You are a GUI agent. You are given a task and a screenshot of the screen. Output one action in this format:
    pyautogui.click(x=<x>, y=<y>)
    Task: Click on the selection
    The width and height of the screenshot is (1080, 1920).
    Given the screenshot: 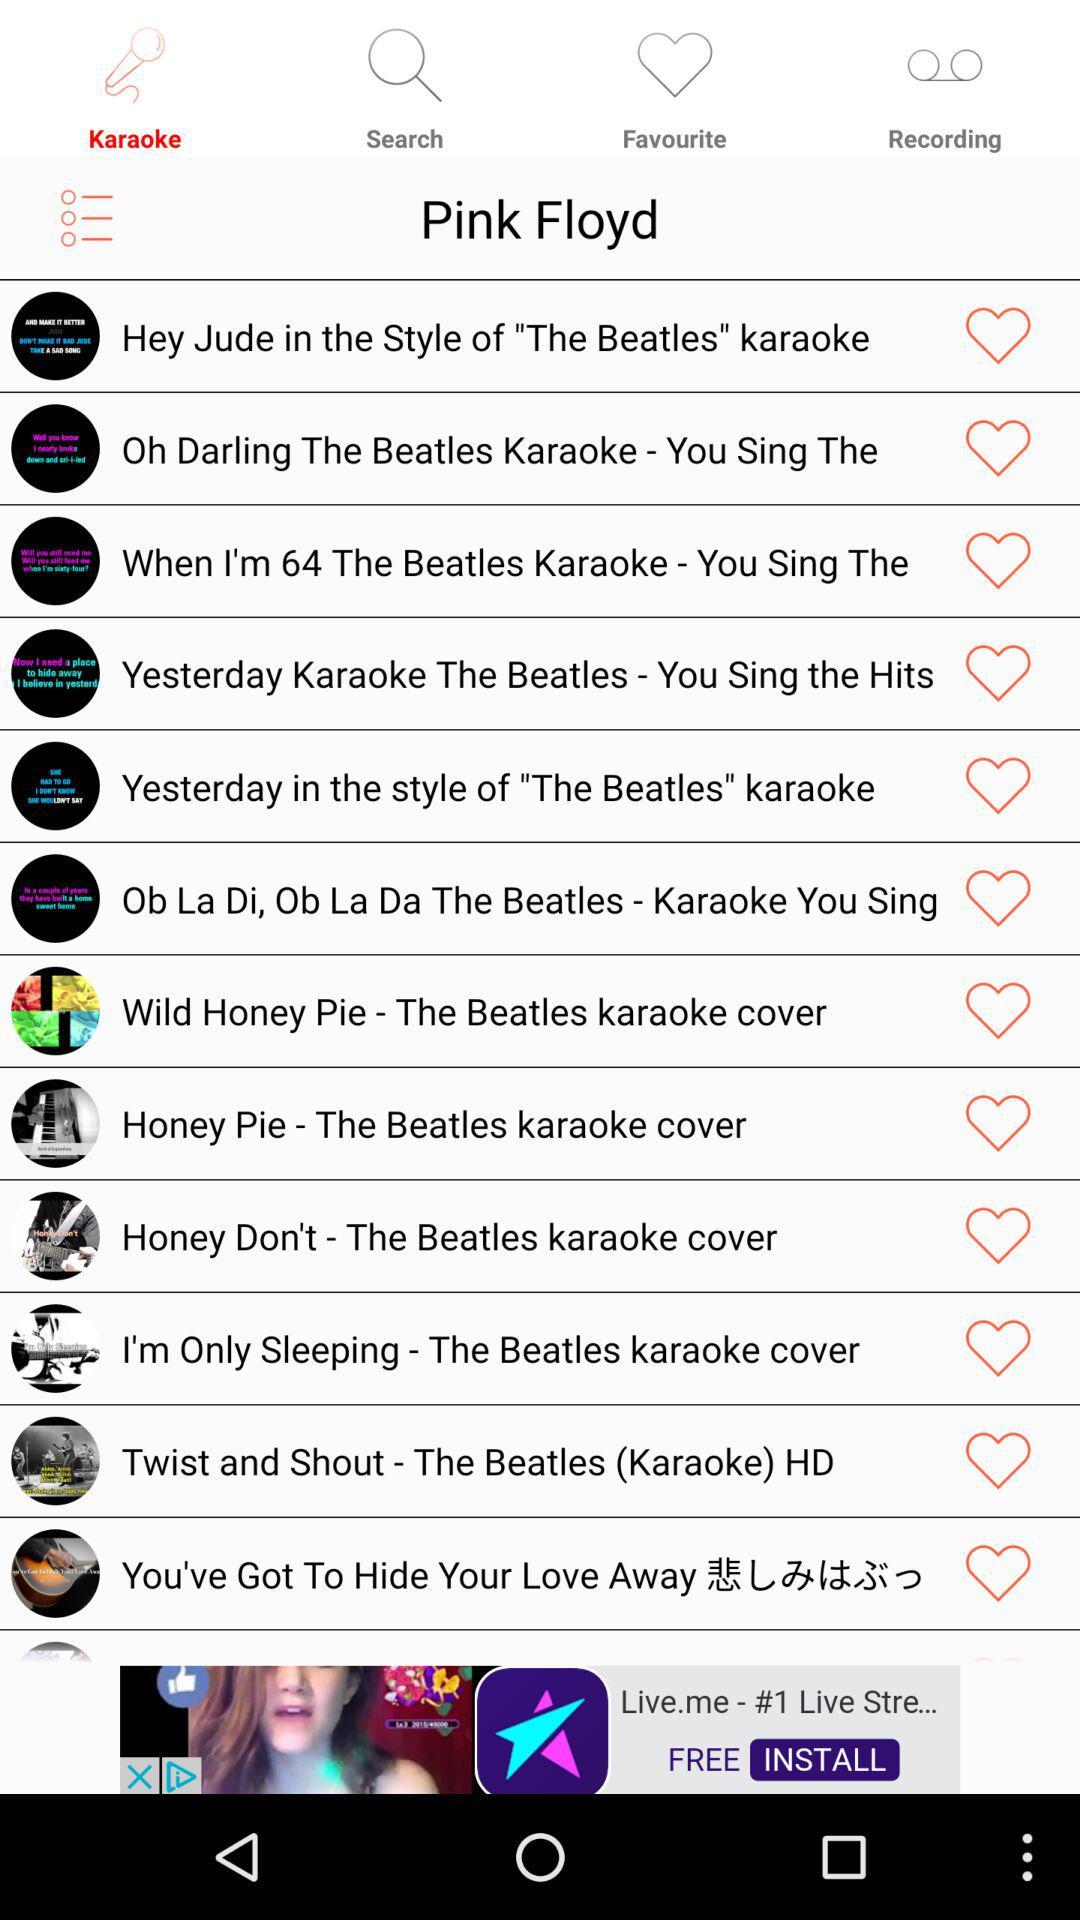 What is the action you would take?
    pyautogui.click(x=998, y=560)
    